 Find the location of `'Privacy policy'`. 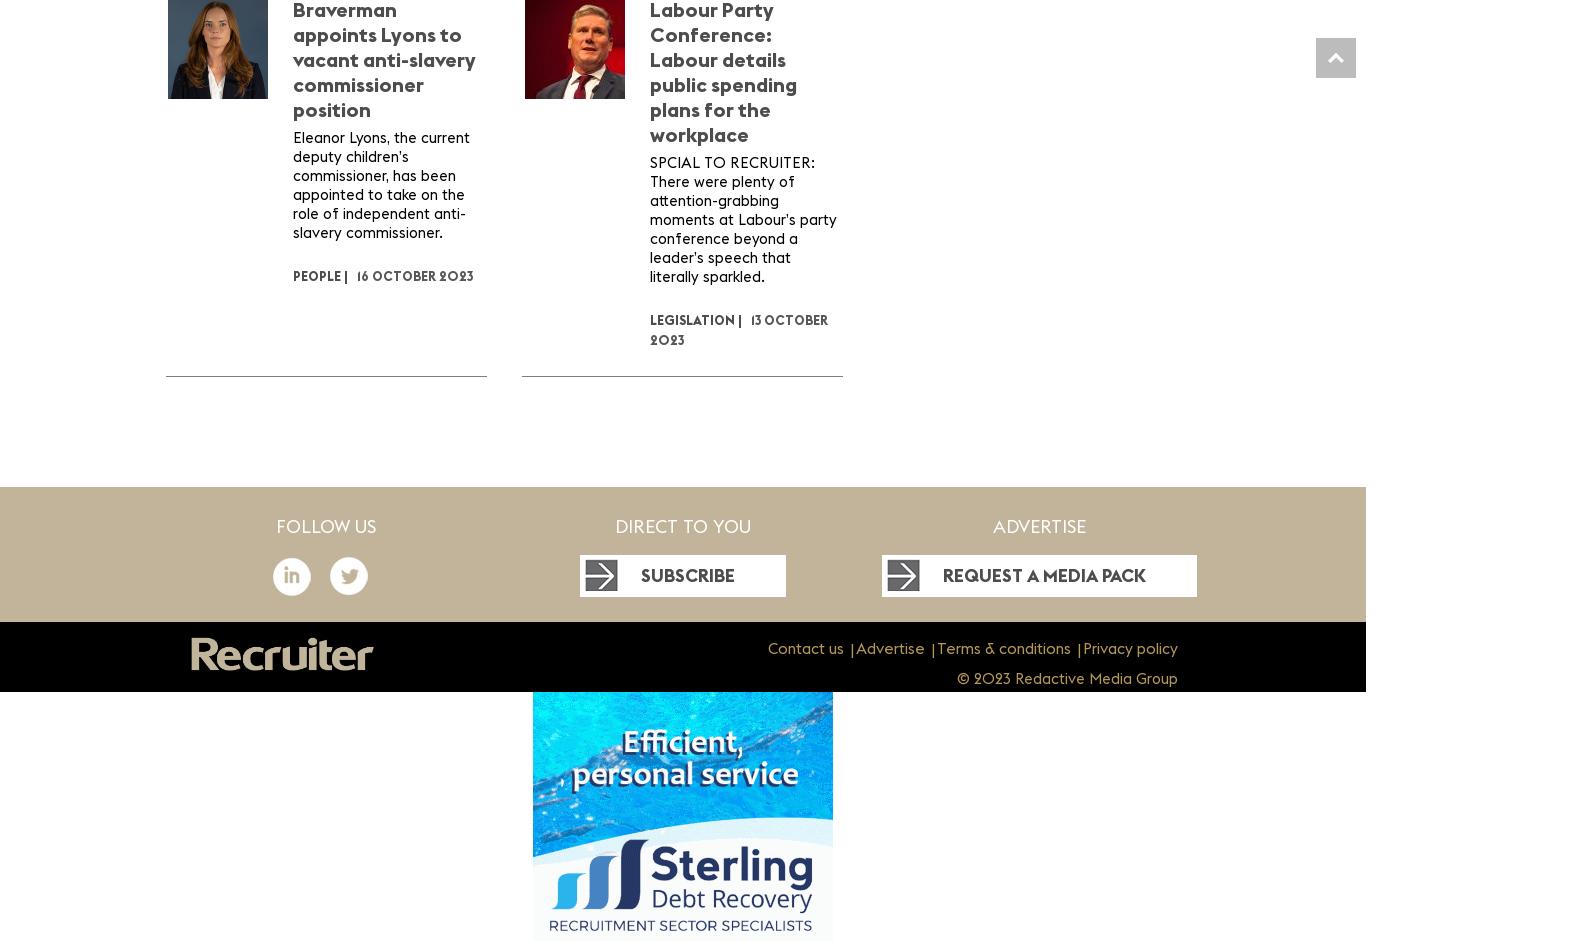

'Privacy policy' is located at coordinates (1128, 648).